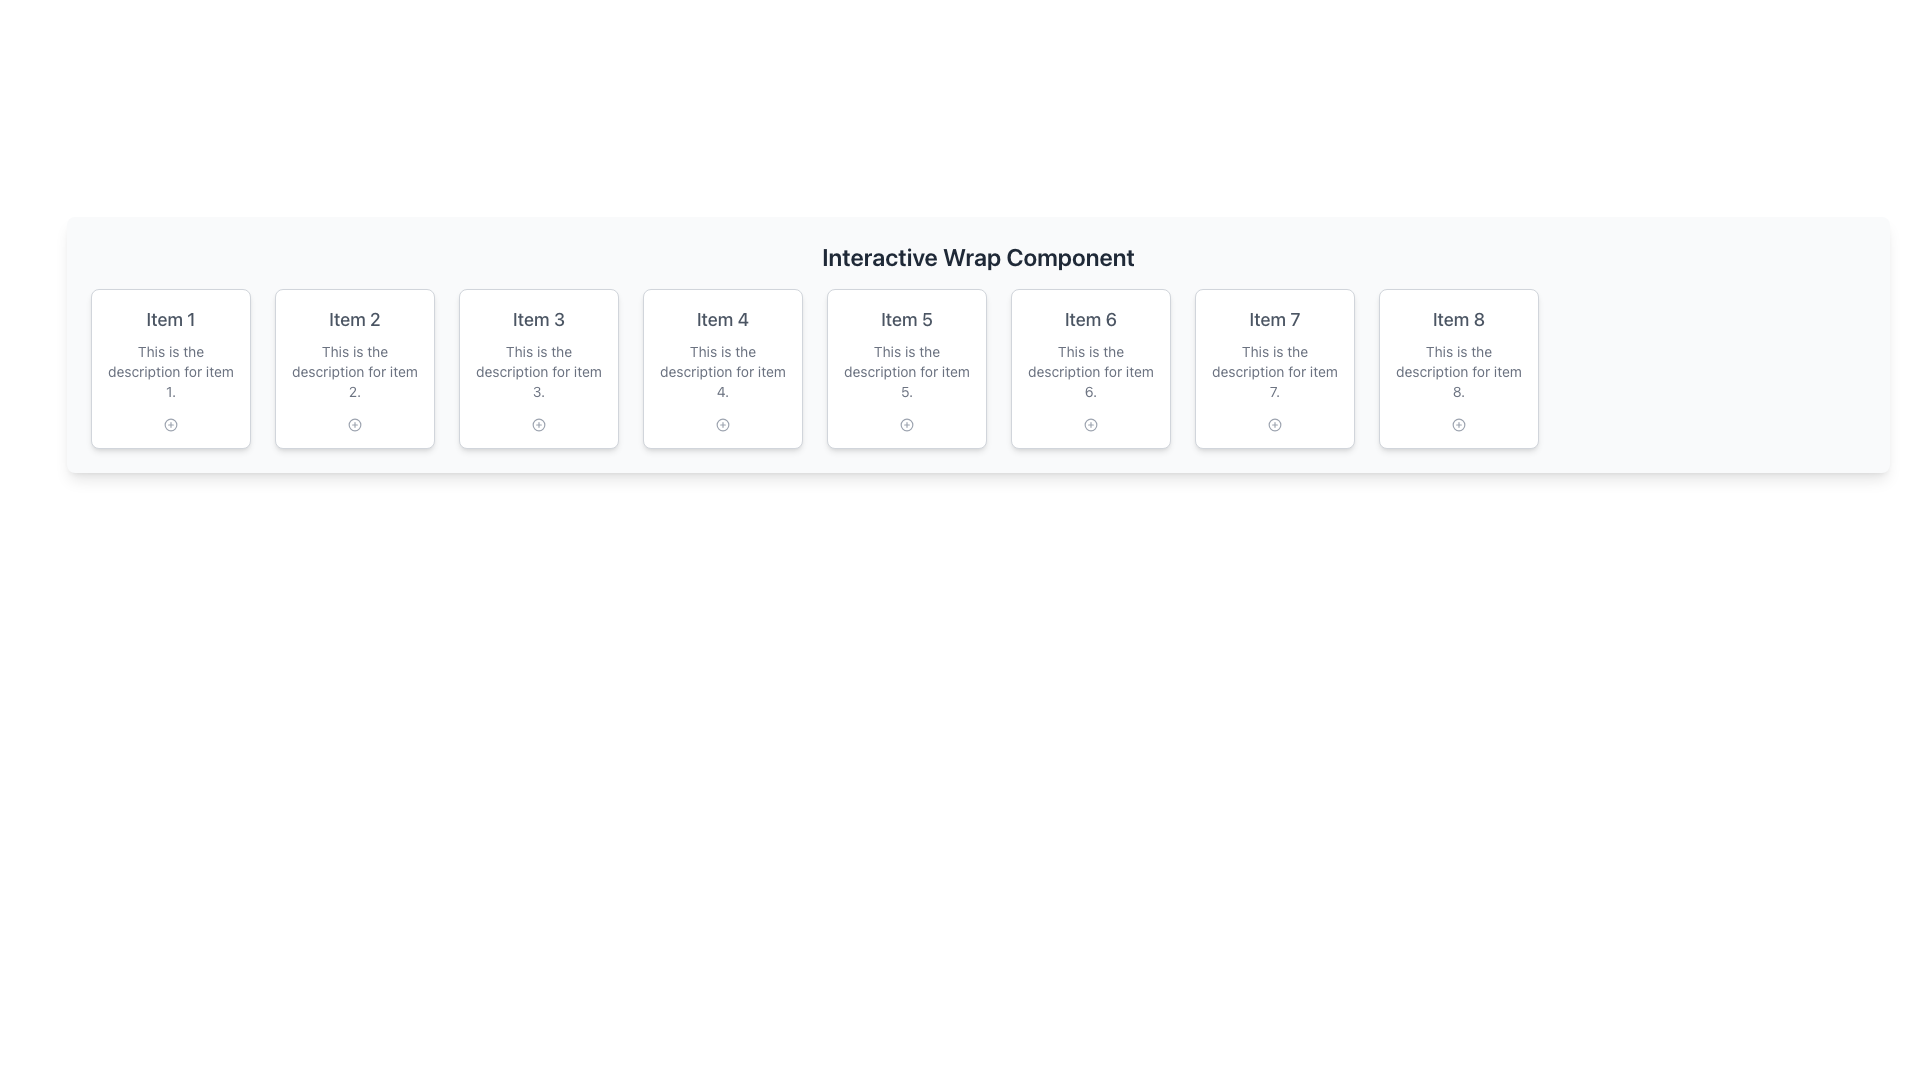 This screenshot has height=1080, width=1920. I want to click on the circular '+' icon button located within the 'Item 2' tile, so click(355, 423).